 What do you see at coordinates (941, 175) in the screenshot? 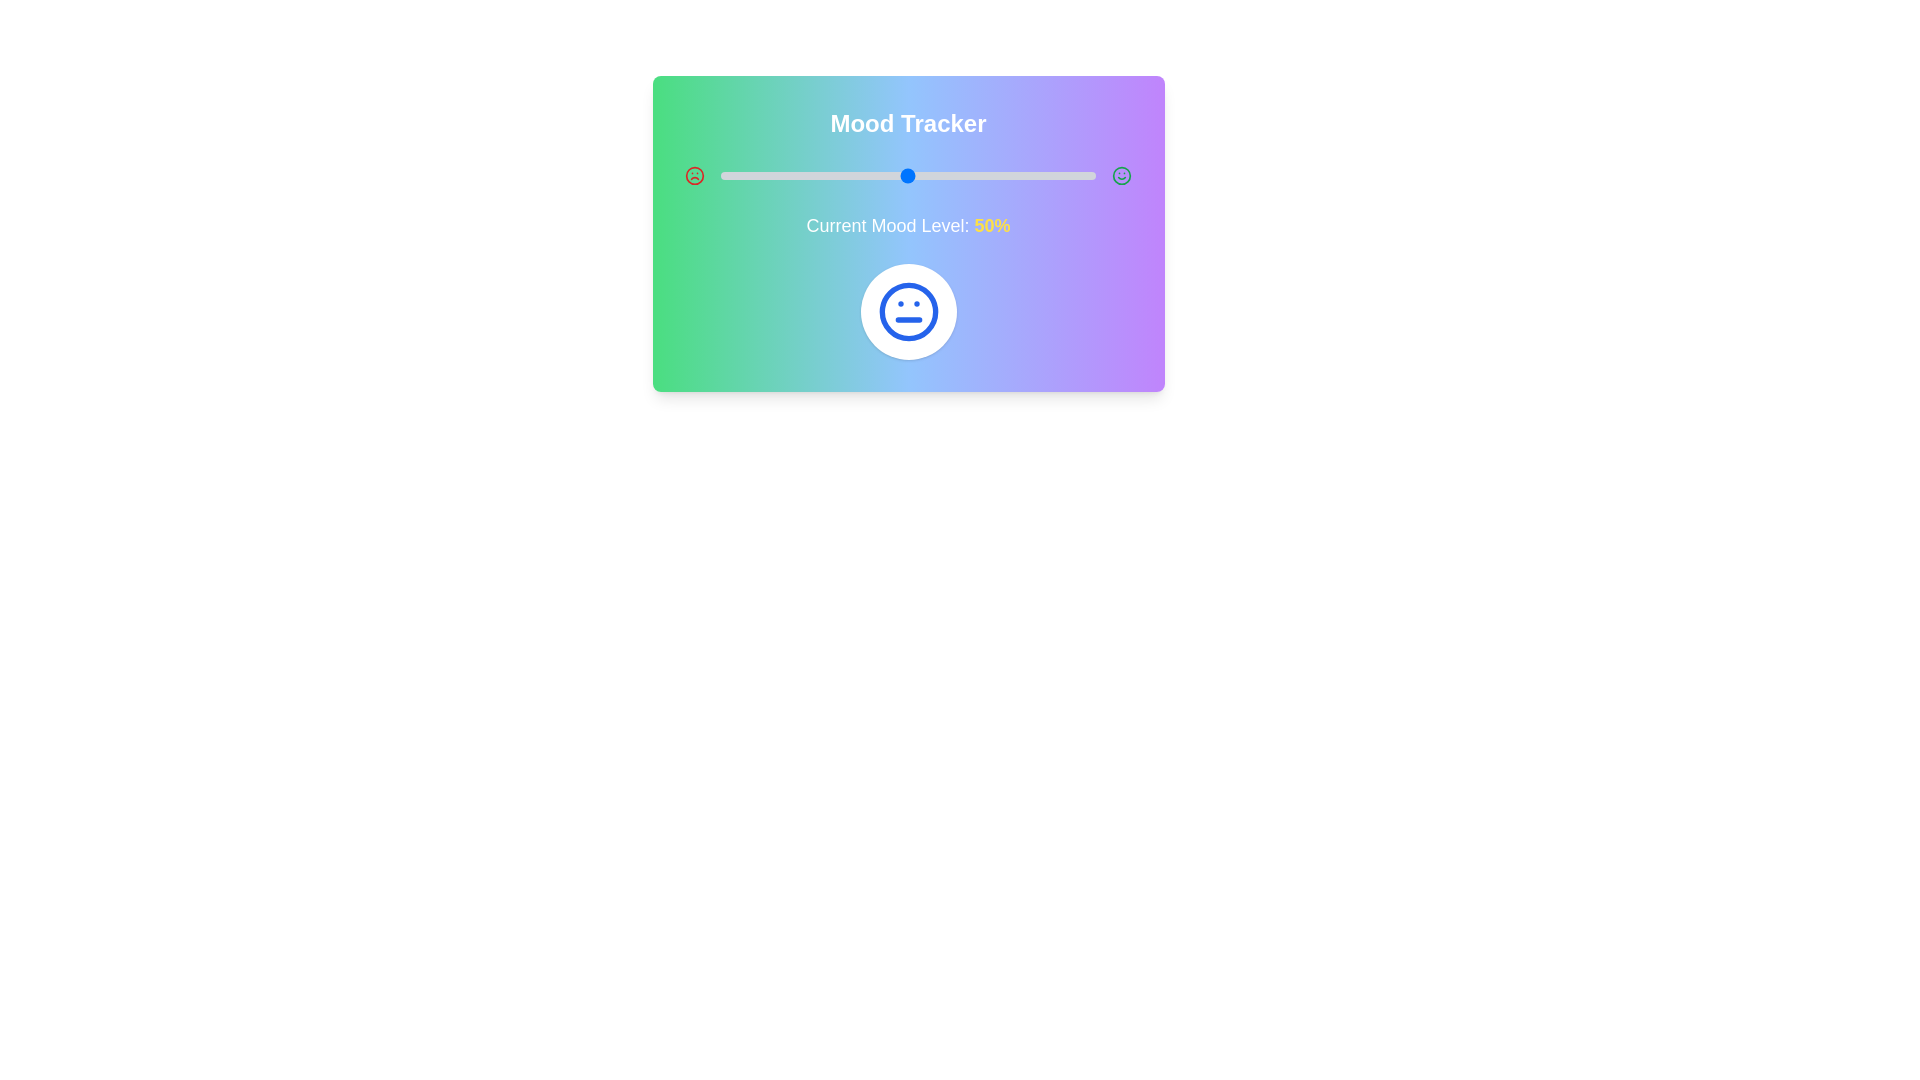
I see `the mood level to 59% by interacting with the slider` at bounding box center [941, 175].